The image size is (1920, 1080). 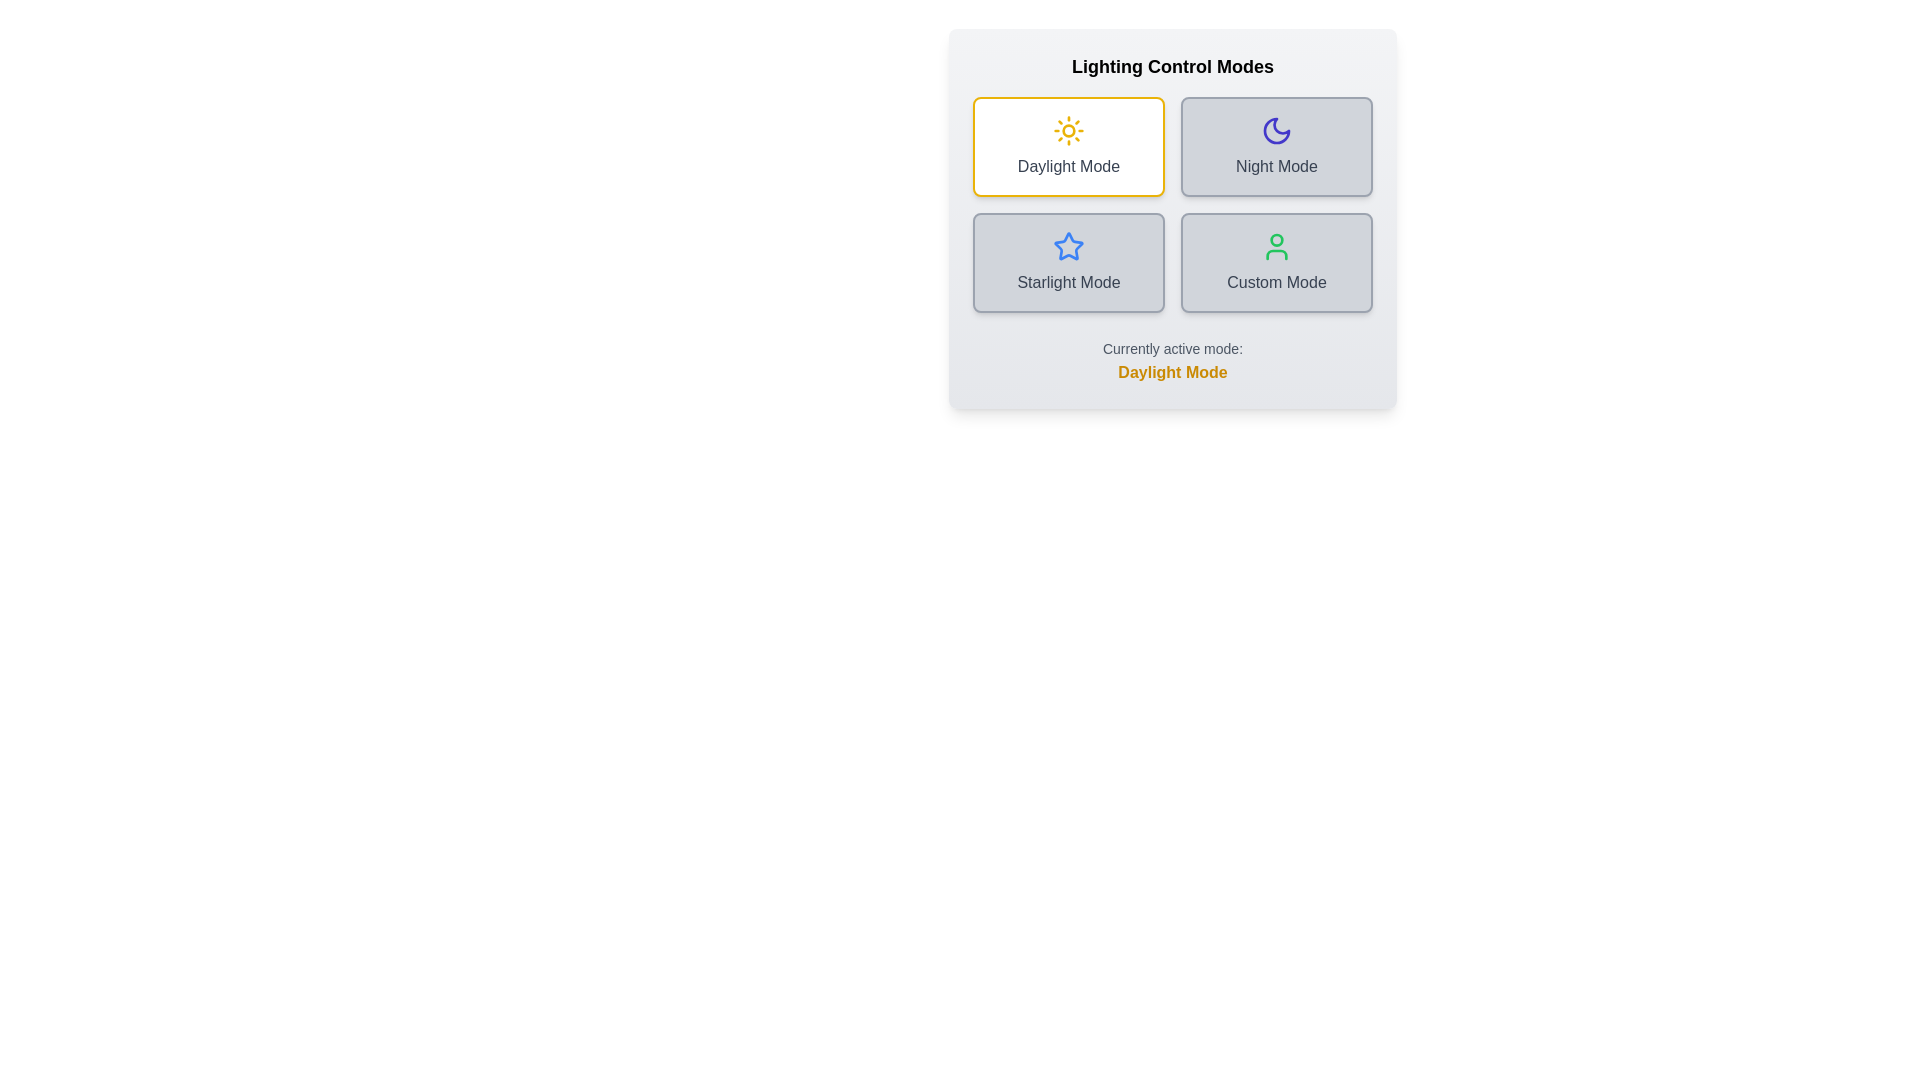 What do you see at coordinates (1275, 261) in the screenshot?
I see `the button corresponding to the desired lighting mode Custom Mode` at bounding box center [1275, 261].